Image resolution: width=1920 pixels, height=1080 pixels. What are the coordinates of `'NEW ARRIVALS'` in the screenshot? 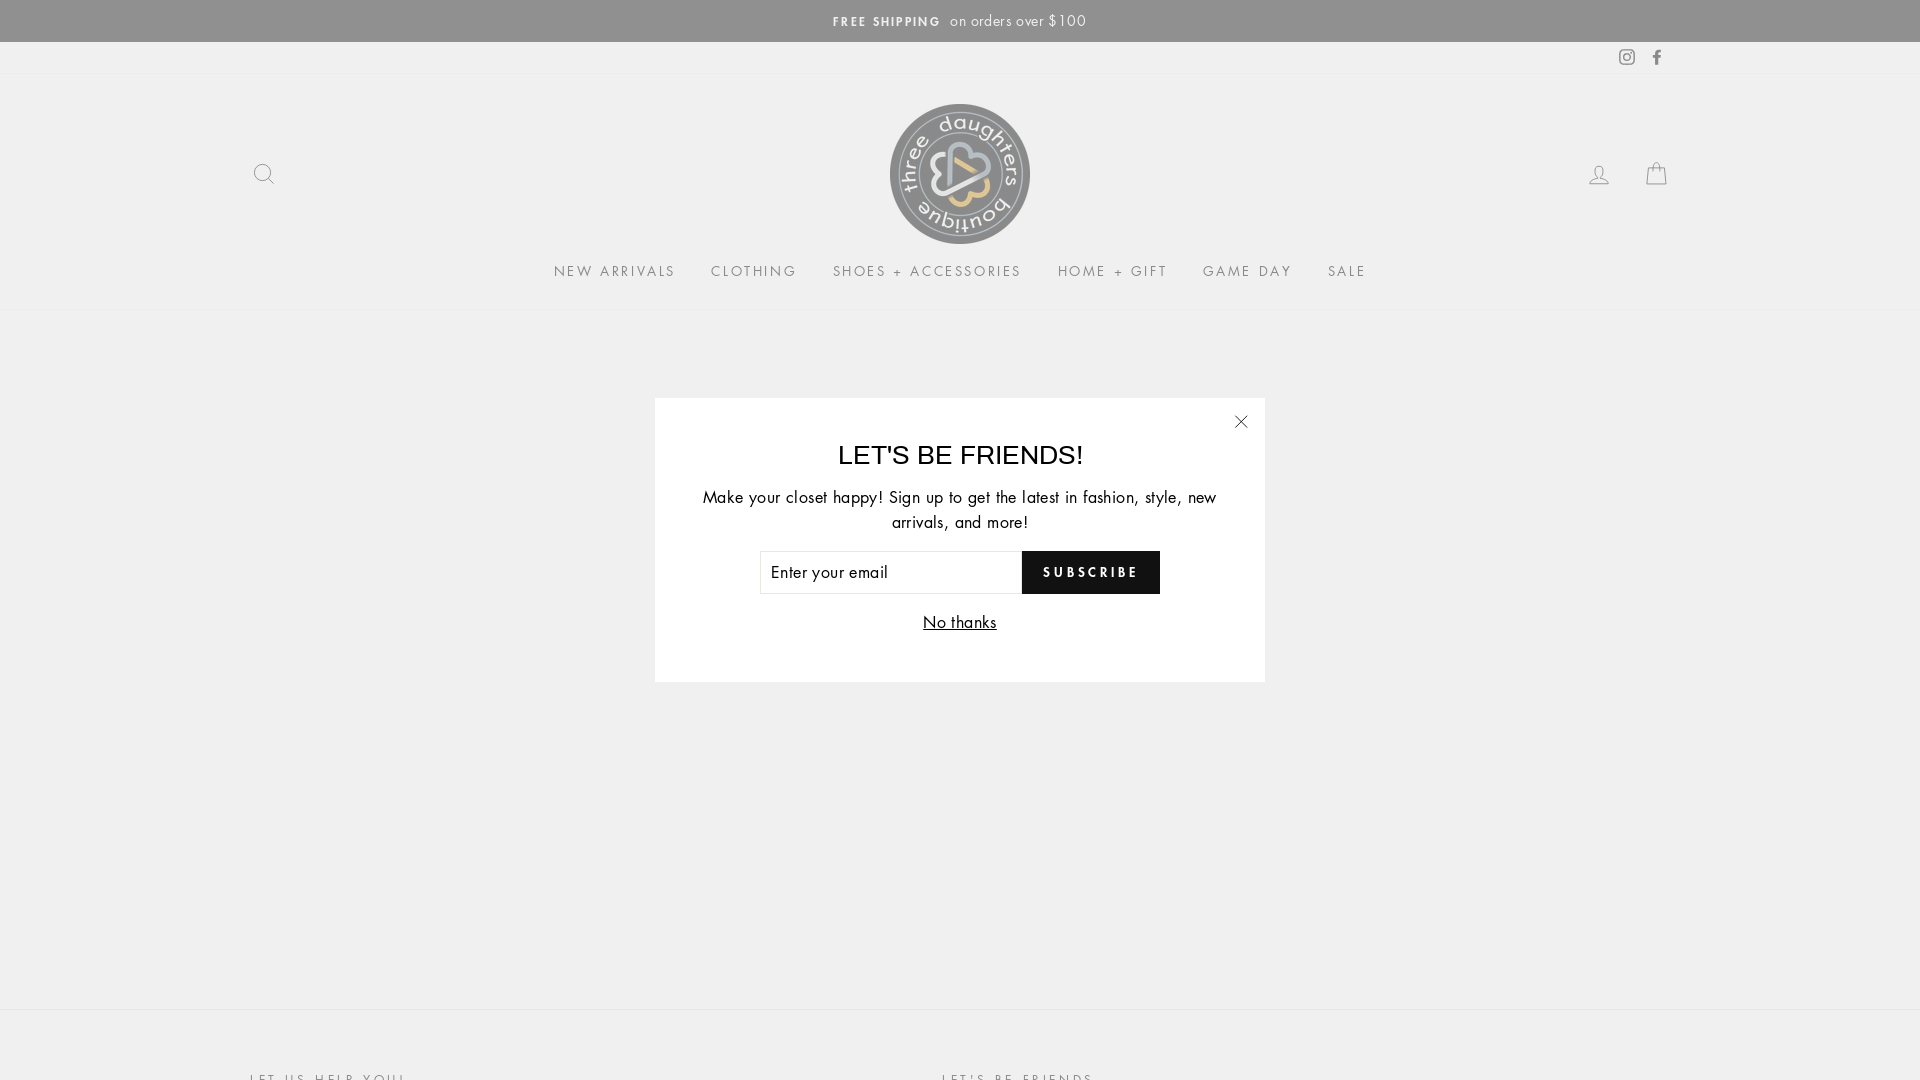 It's located at (613, 272).